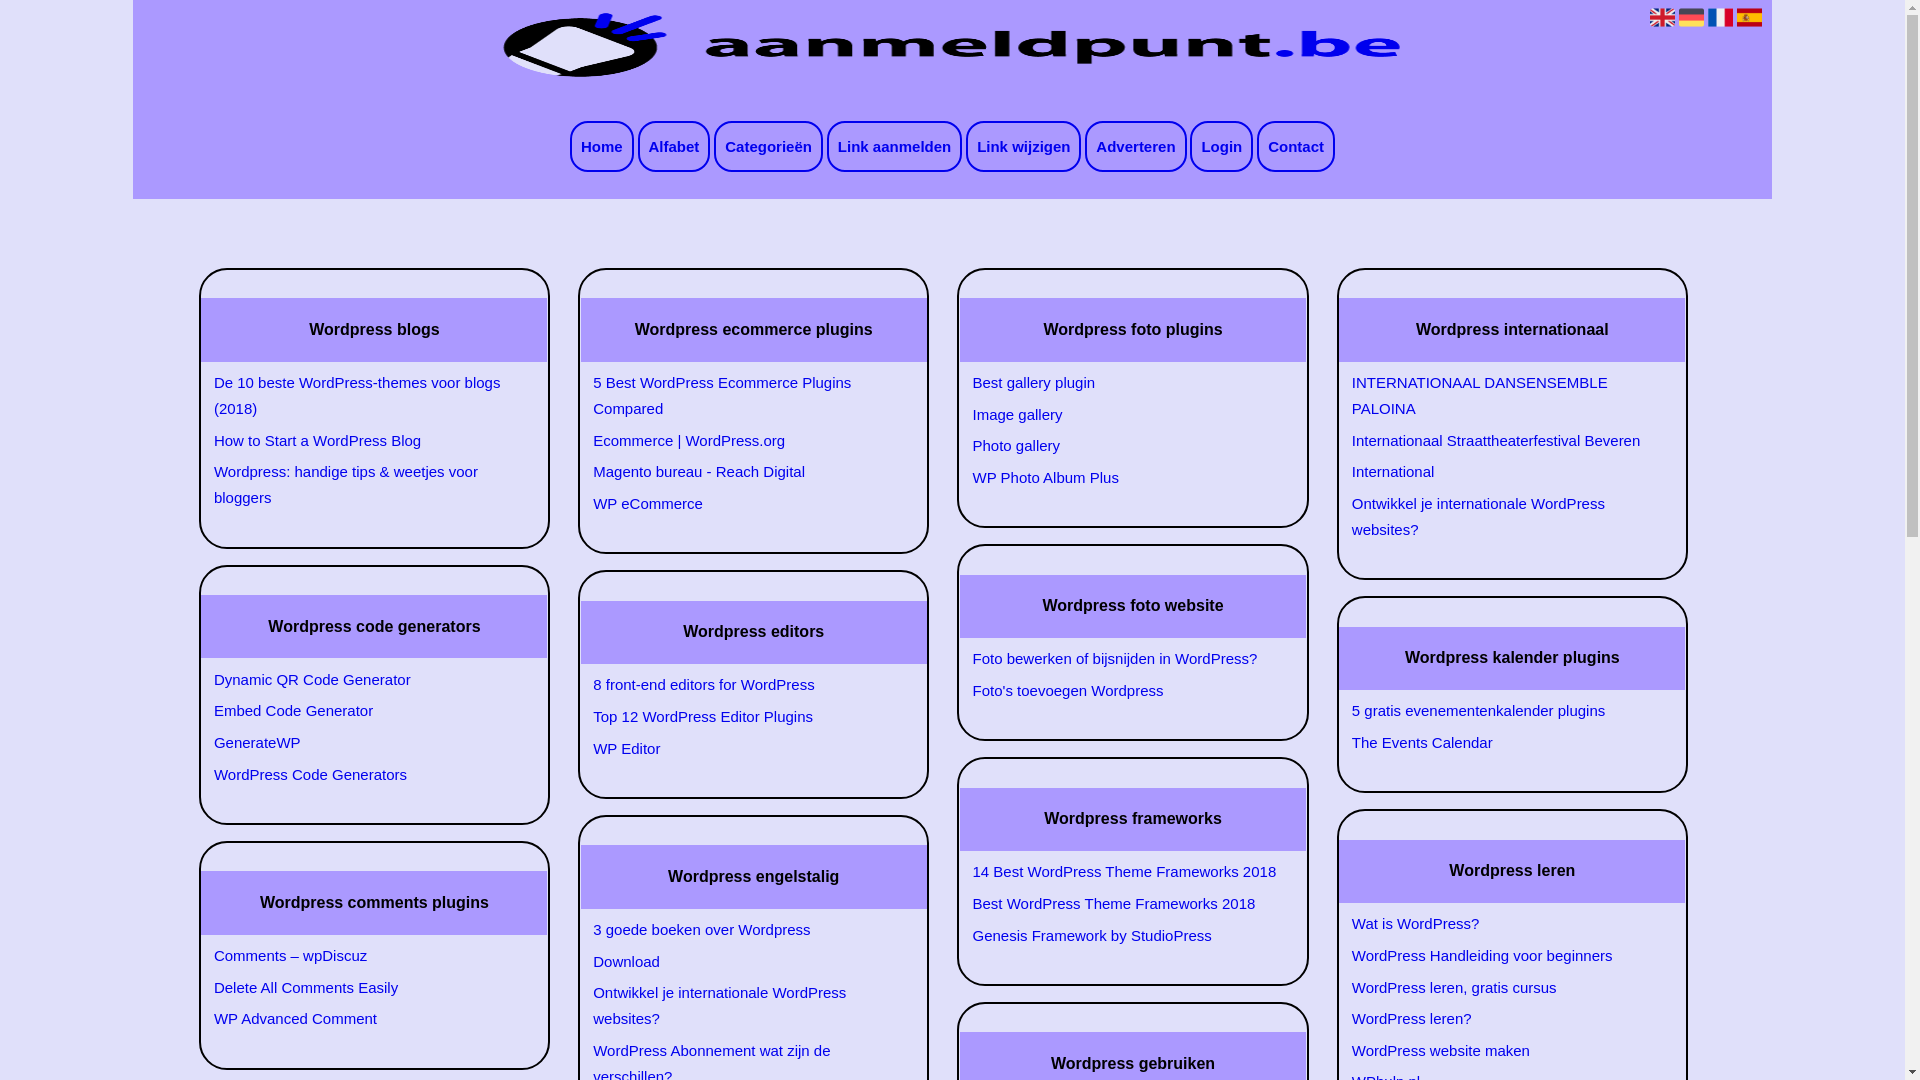  Describe the element at coordinates (363, 485) in the screenshot. I see `'Wordpress: handige tips & weetjes voor bloggers'` at that location.